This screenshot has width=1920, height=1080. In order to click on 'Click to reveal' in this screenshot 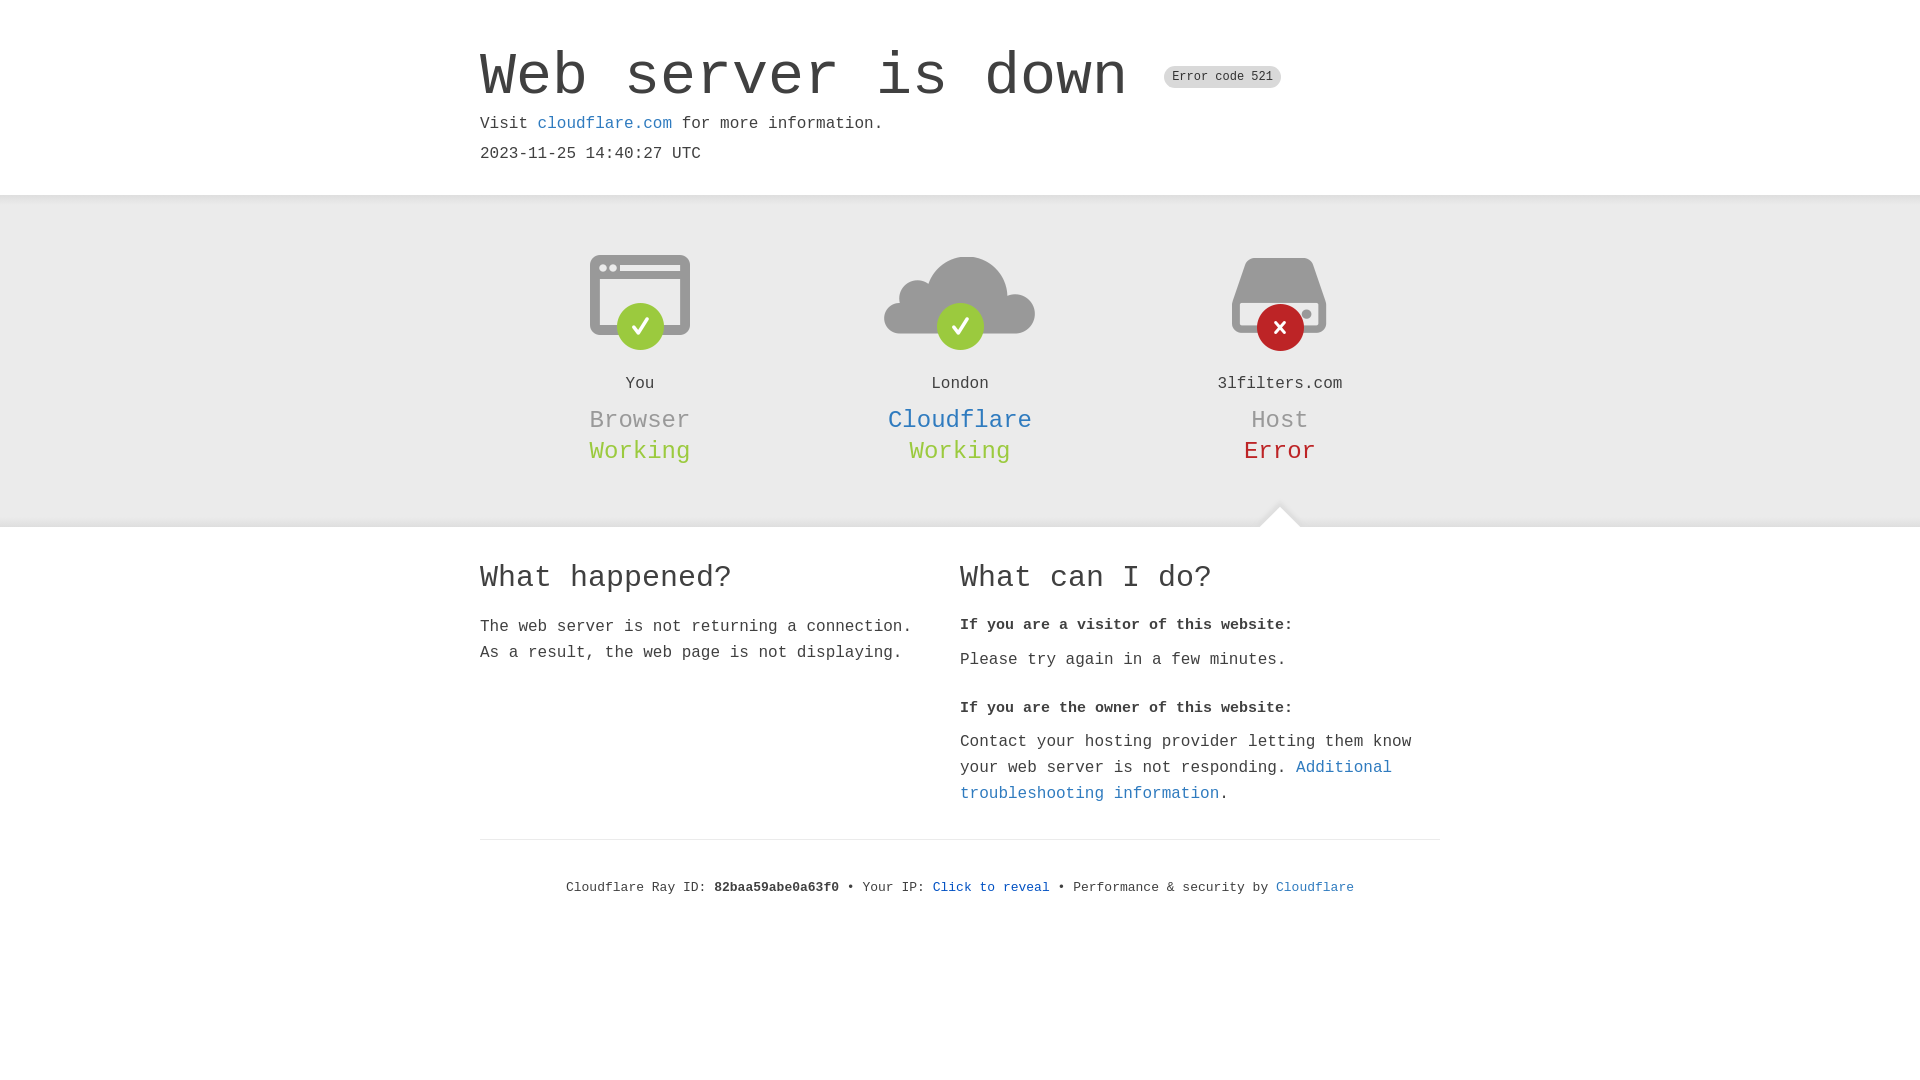, I will do `click(991, 886)`.